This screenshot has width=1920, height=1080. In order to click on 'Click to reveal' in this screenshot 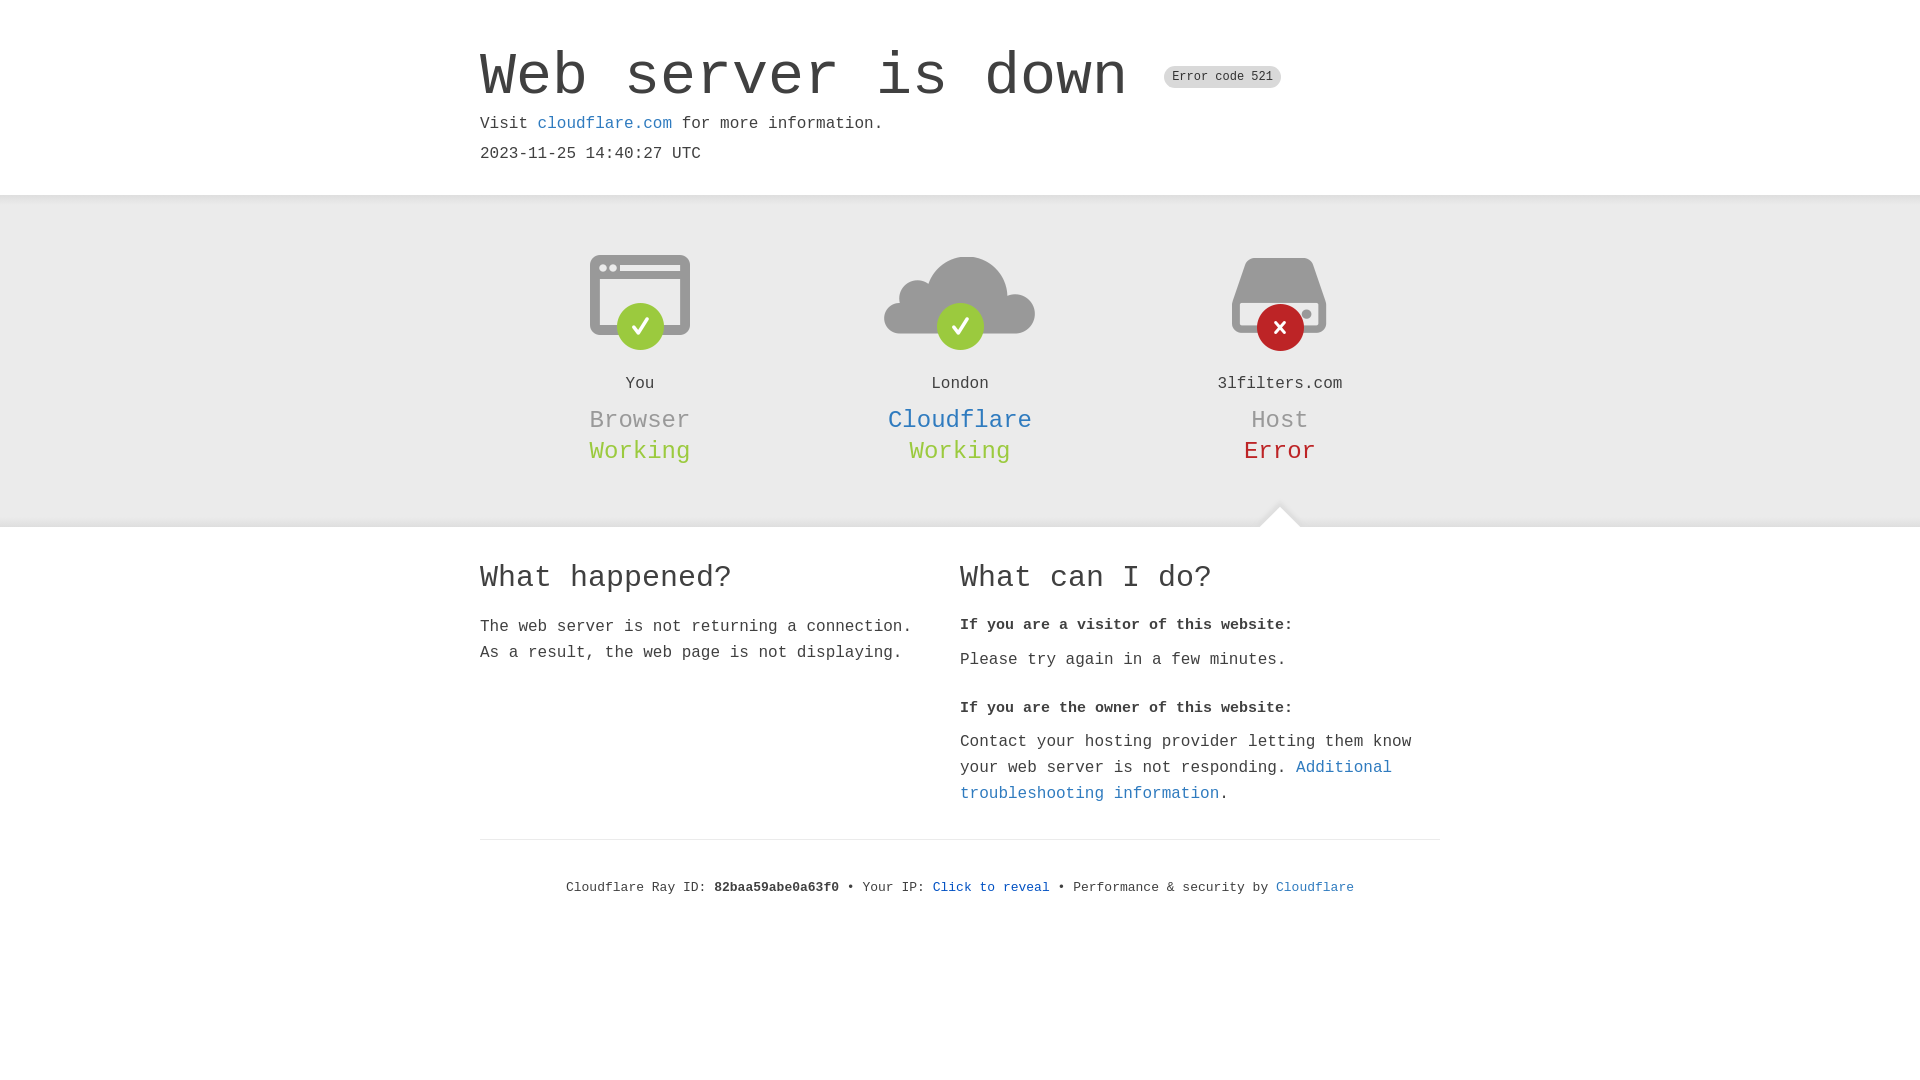, I will do `click(991, 886)`.